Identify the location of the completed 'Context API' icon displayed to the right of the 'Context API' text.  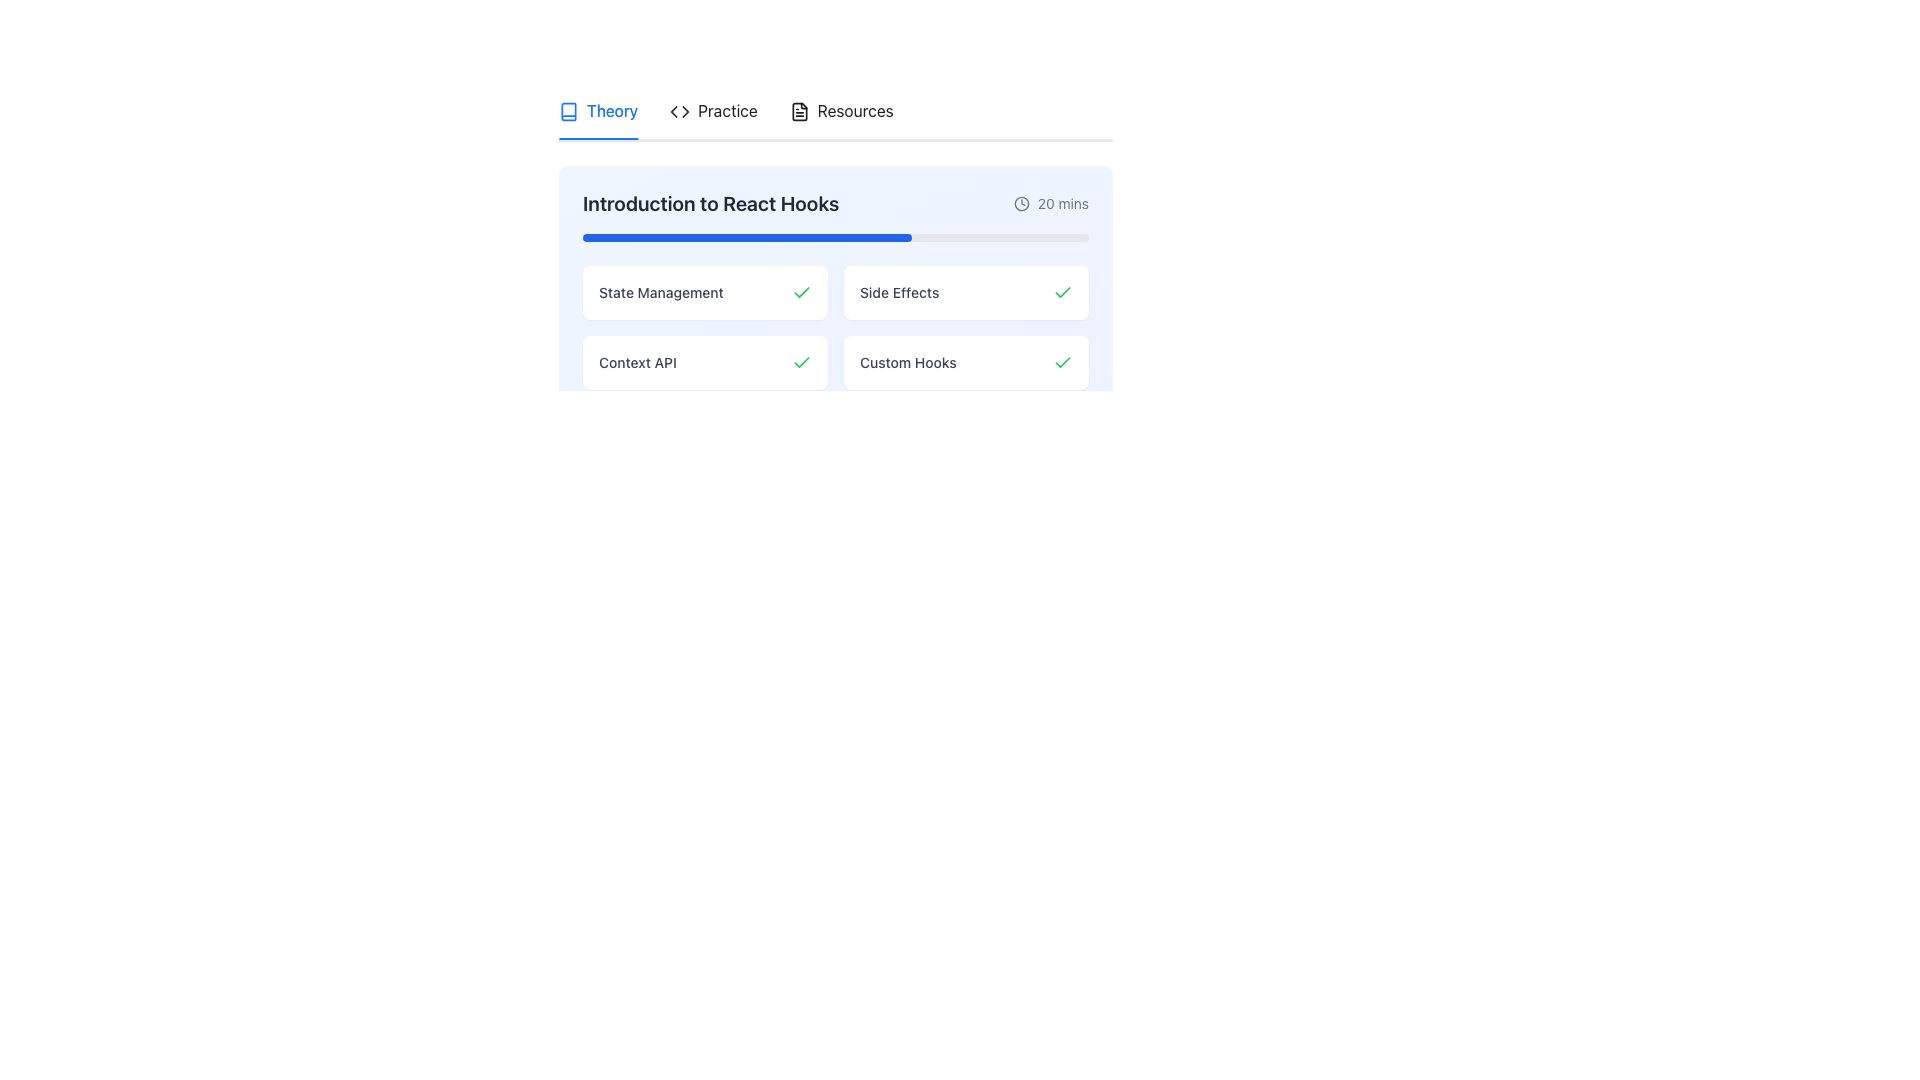
(801, 362).